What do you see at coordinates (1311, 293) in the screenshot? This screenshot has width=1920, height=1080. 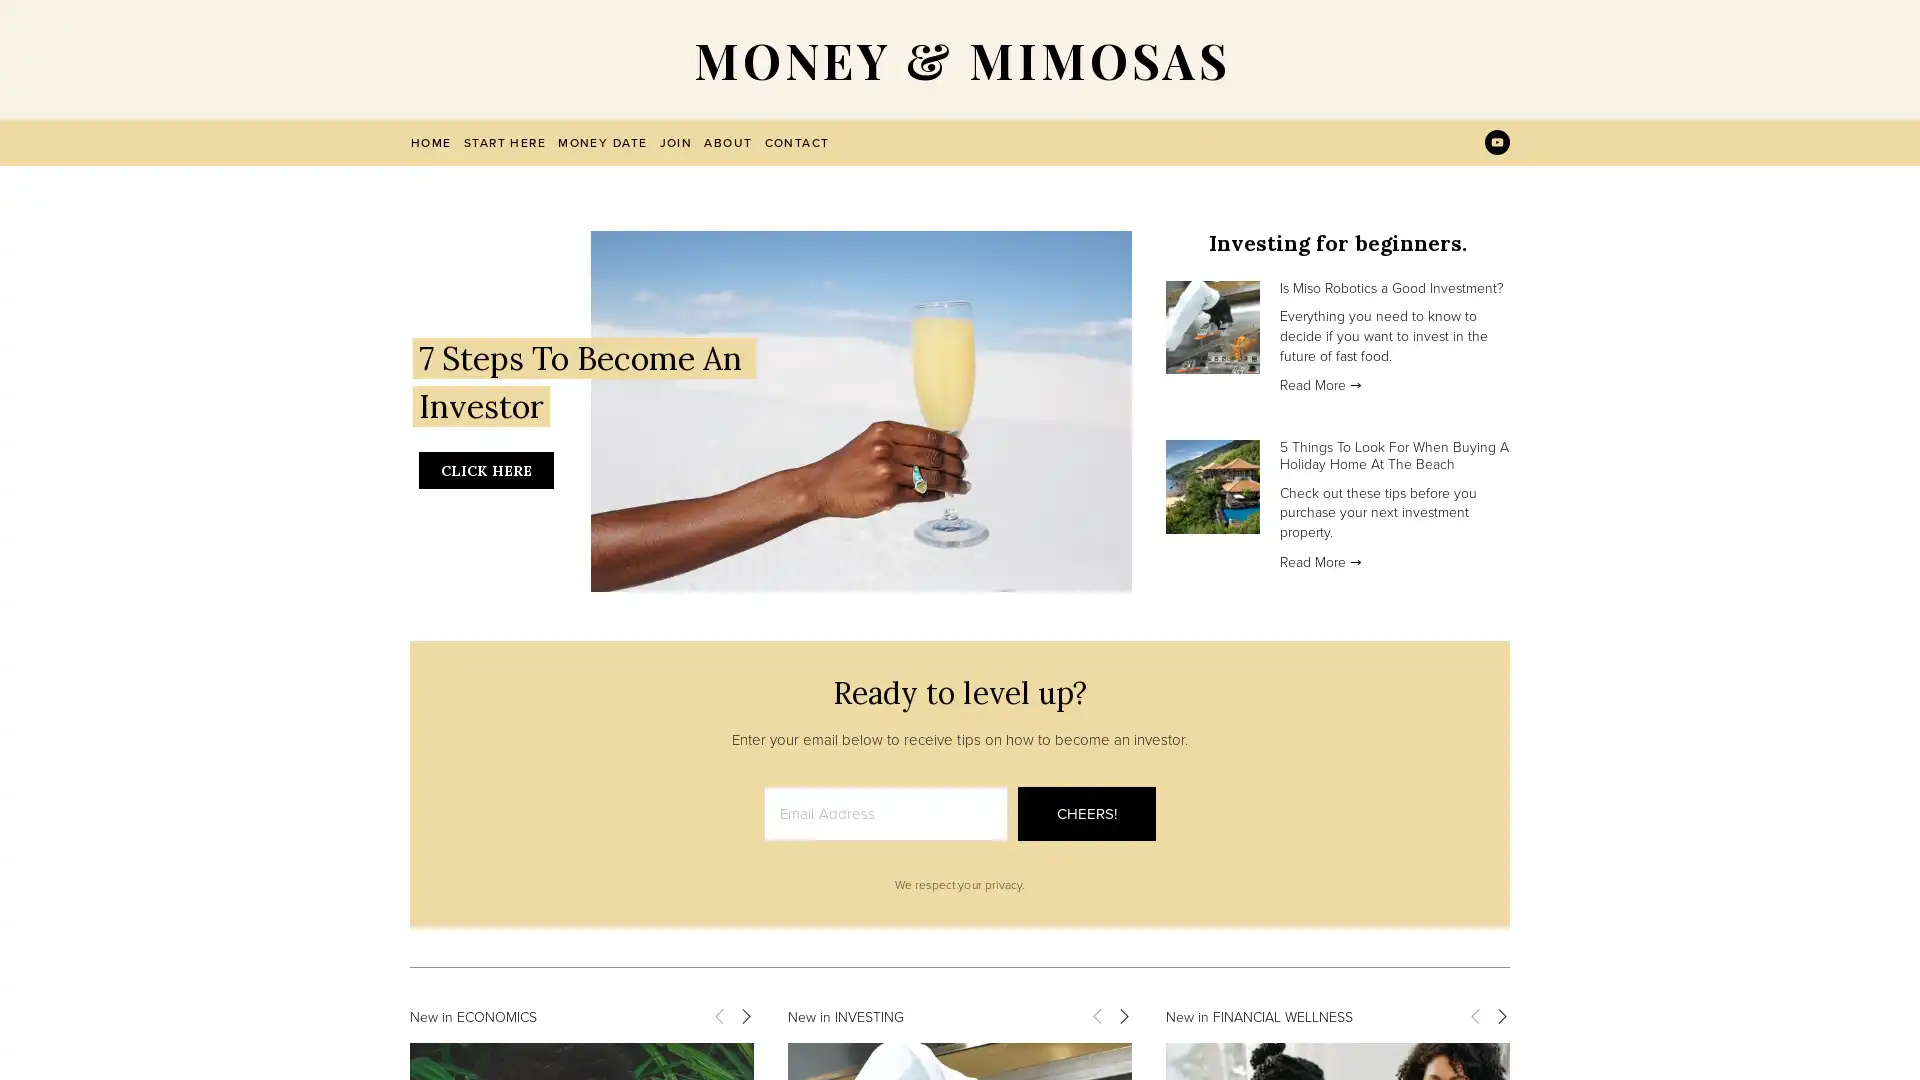 I see `Close` at bounding box center [1311, 293].